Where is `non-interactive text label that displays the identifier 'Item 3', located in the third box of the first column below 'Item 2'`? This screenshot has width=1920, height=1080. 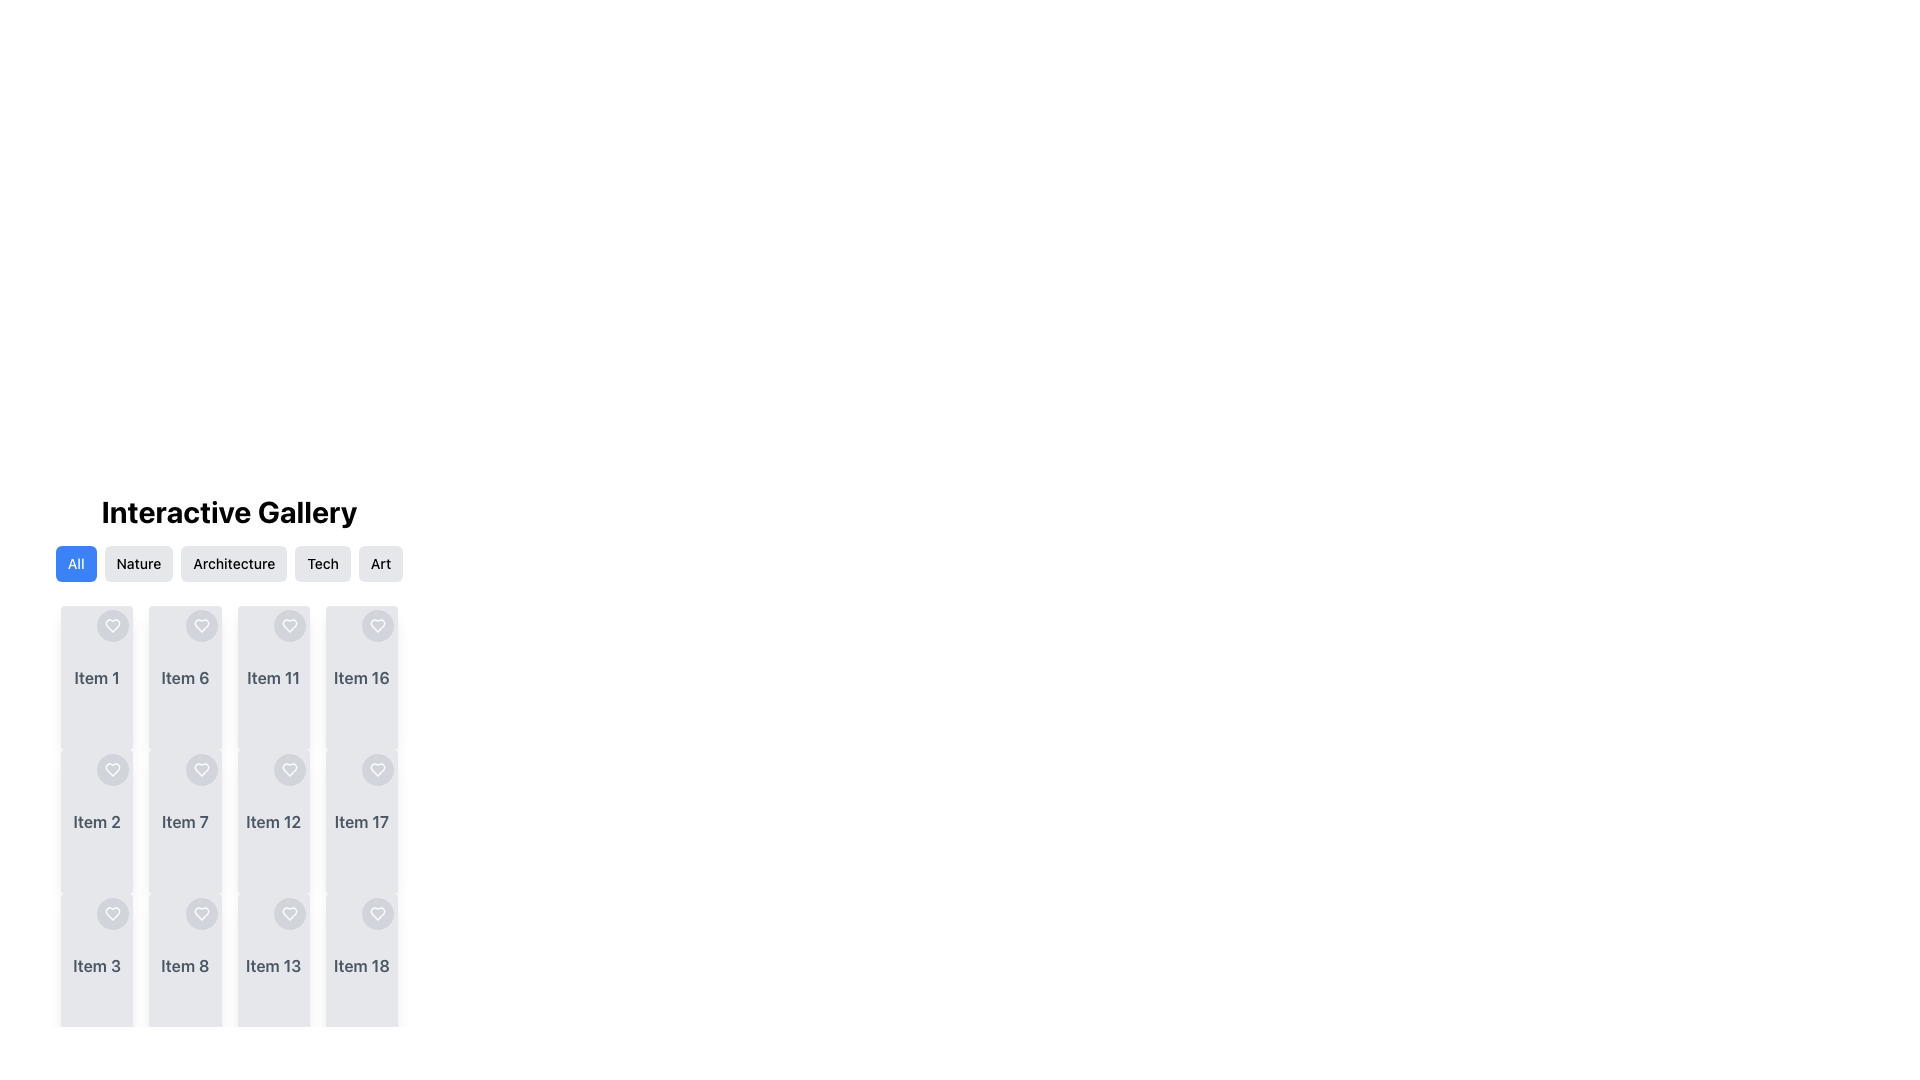 non-interactive text label that displays the identifier 'Item 3', located in the third box of the first column below 'Item 2' is located at coordinates (96, 964).